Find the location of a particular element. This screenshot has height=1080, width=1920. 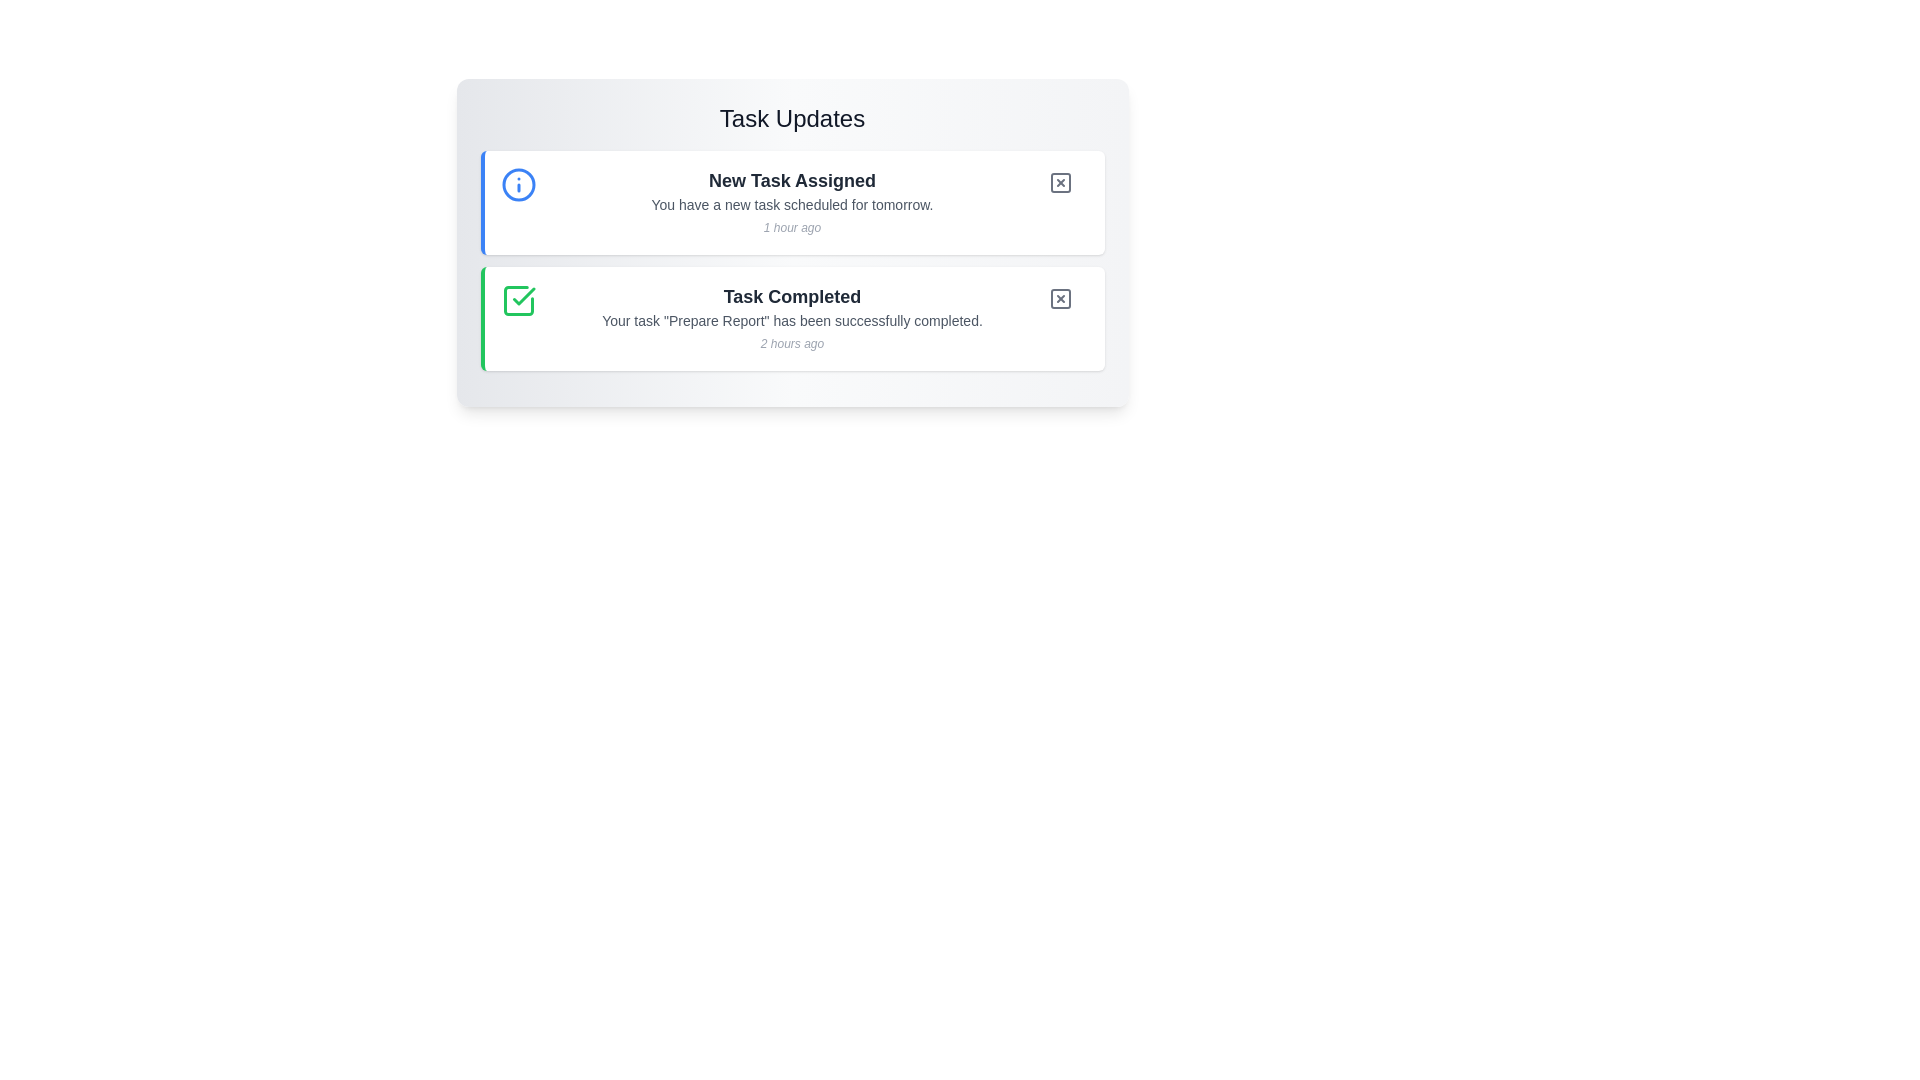

the blue circular icon with a lowercase 'i' located to the far left of the 'New Task Assigned' update is located at coordinates (518, 185).